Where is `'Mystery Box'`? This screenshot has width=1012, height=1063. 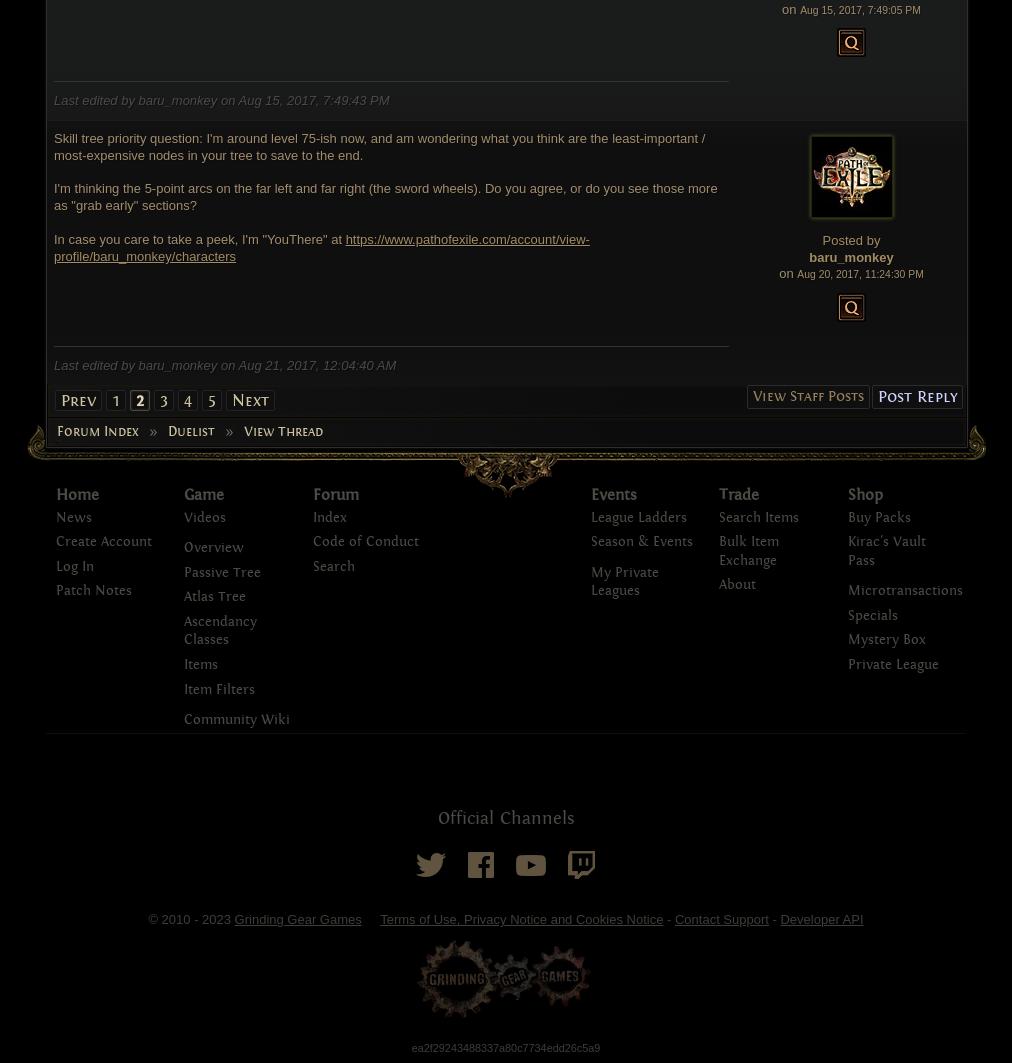
'Mystery Box' is located at coordinates (886, 638).